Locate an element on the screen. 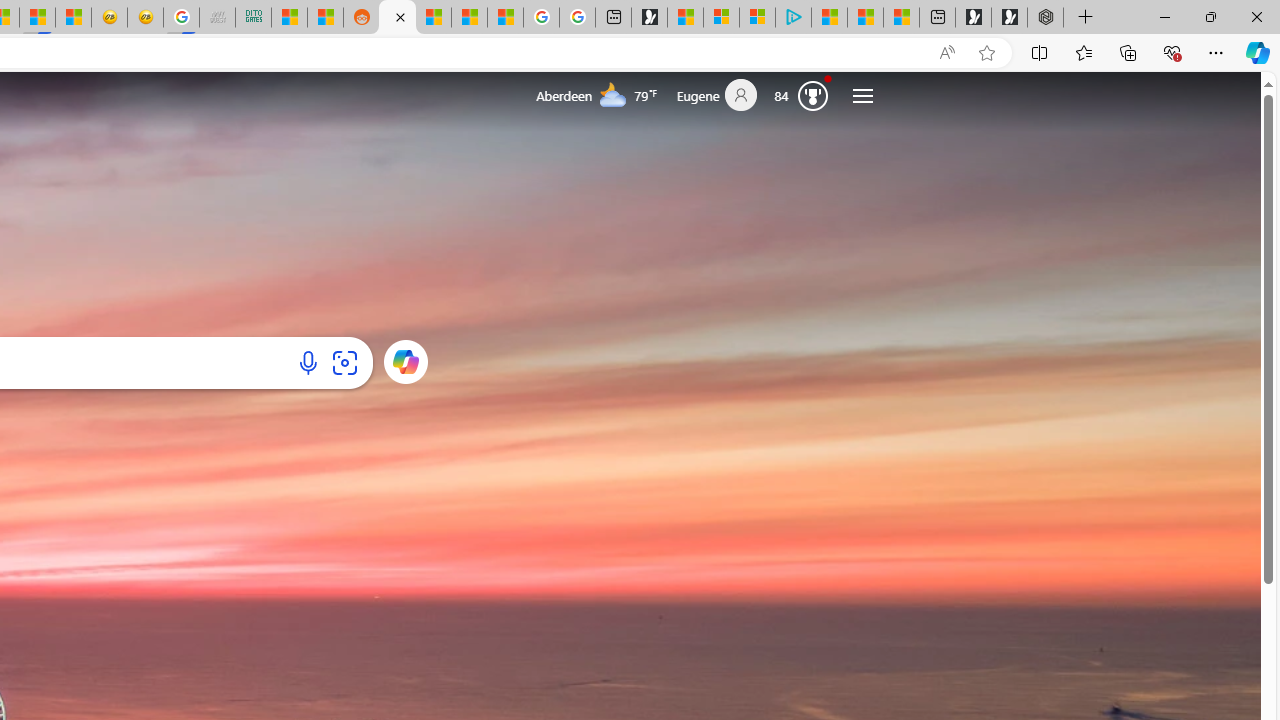 Image resolution: width=1280 pixels, height=720 pixels. 'Search using an image' is located at coordinates (344, 362).